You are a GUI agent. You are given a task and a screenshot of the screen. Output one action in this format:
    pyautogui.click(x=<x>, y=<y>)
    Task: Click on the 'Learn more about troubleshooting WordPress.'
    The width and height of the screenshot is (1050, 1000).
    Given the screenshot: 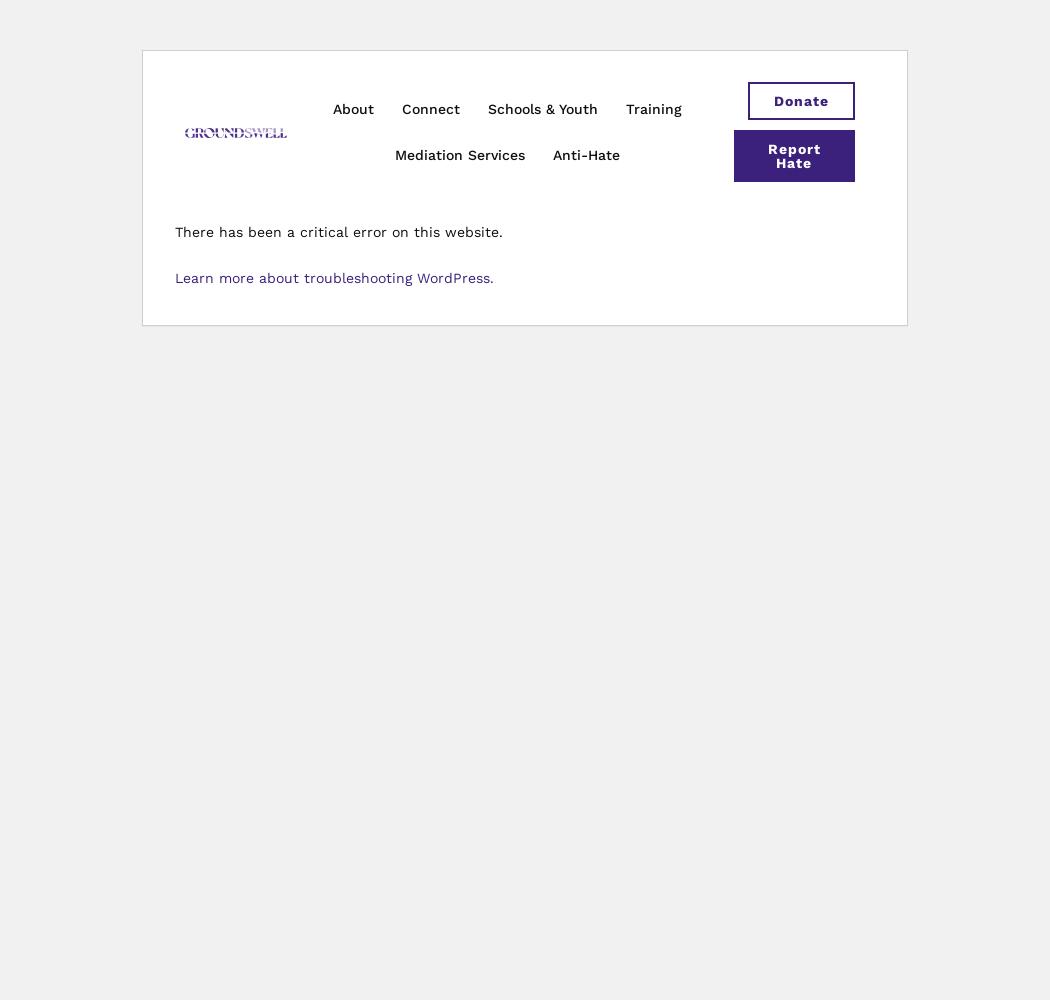 What is the action you would take?
    pyautogui.click(x=334, y=278)
    